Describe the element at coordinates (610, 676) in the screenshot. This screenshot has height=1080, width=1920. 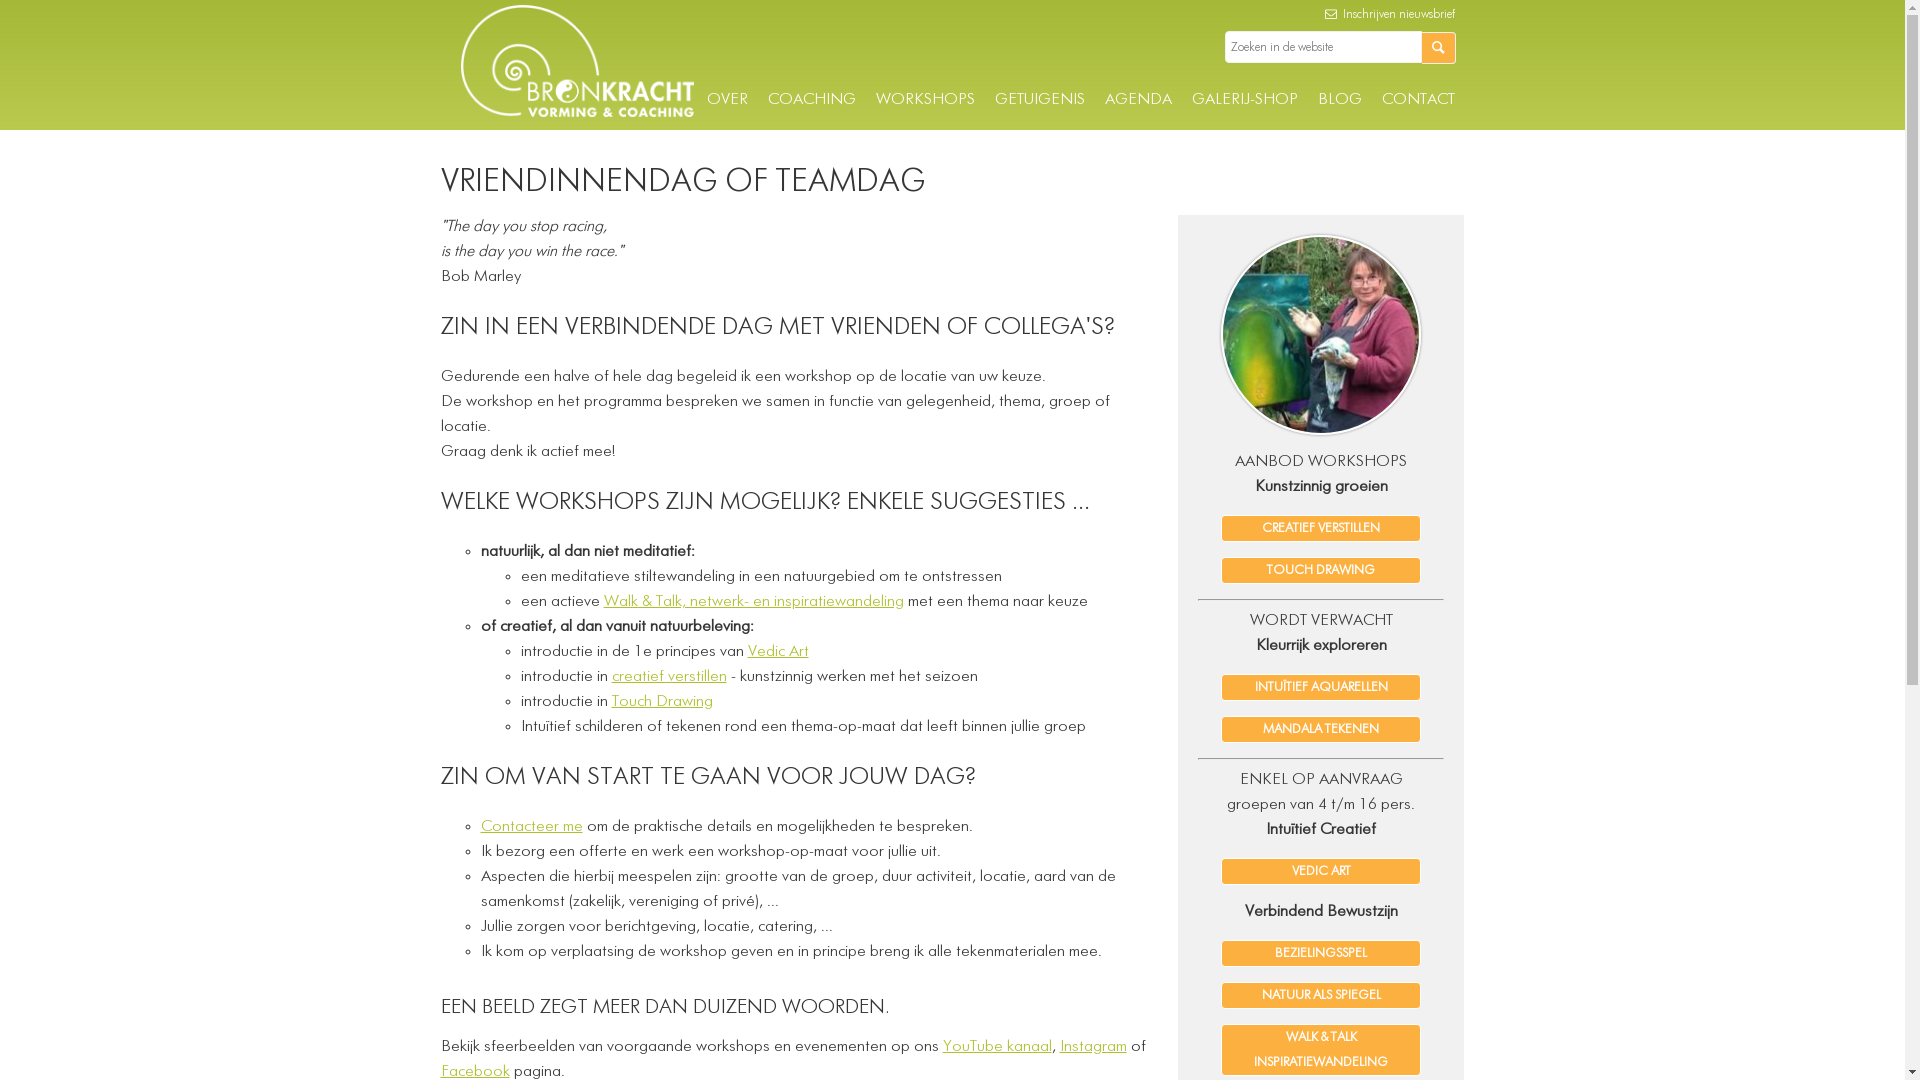
I see `'creatief verstillen'` at that location.